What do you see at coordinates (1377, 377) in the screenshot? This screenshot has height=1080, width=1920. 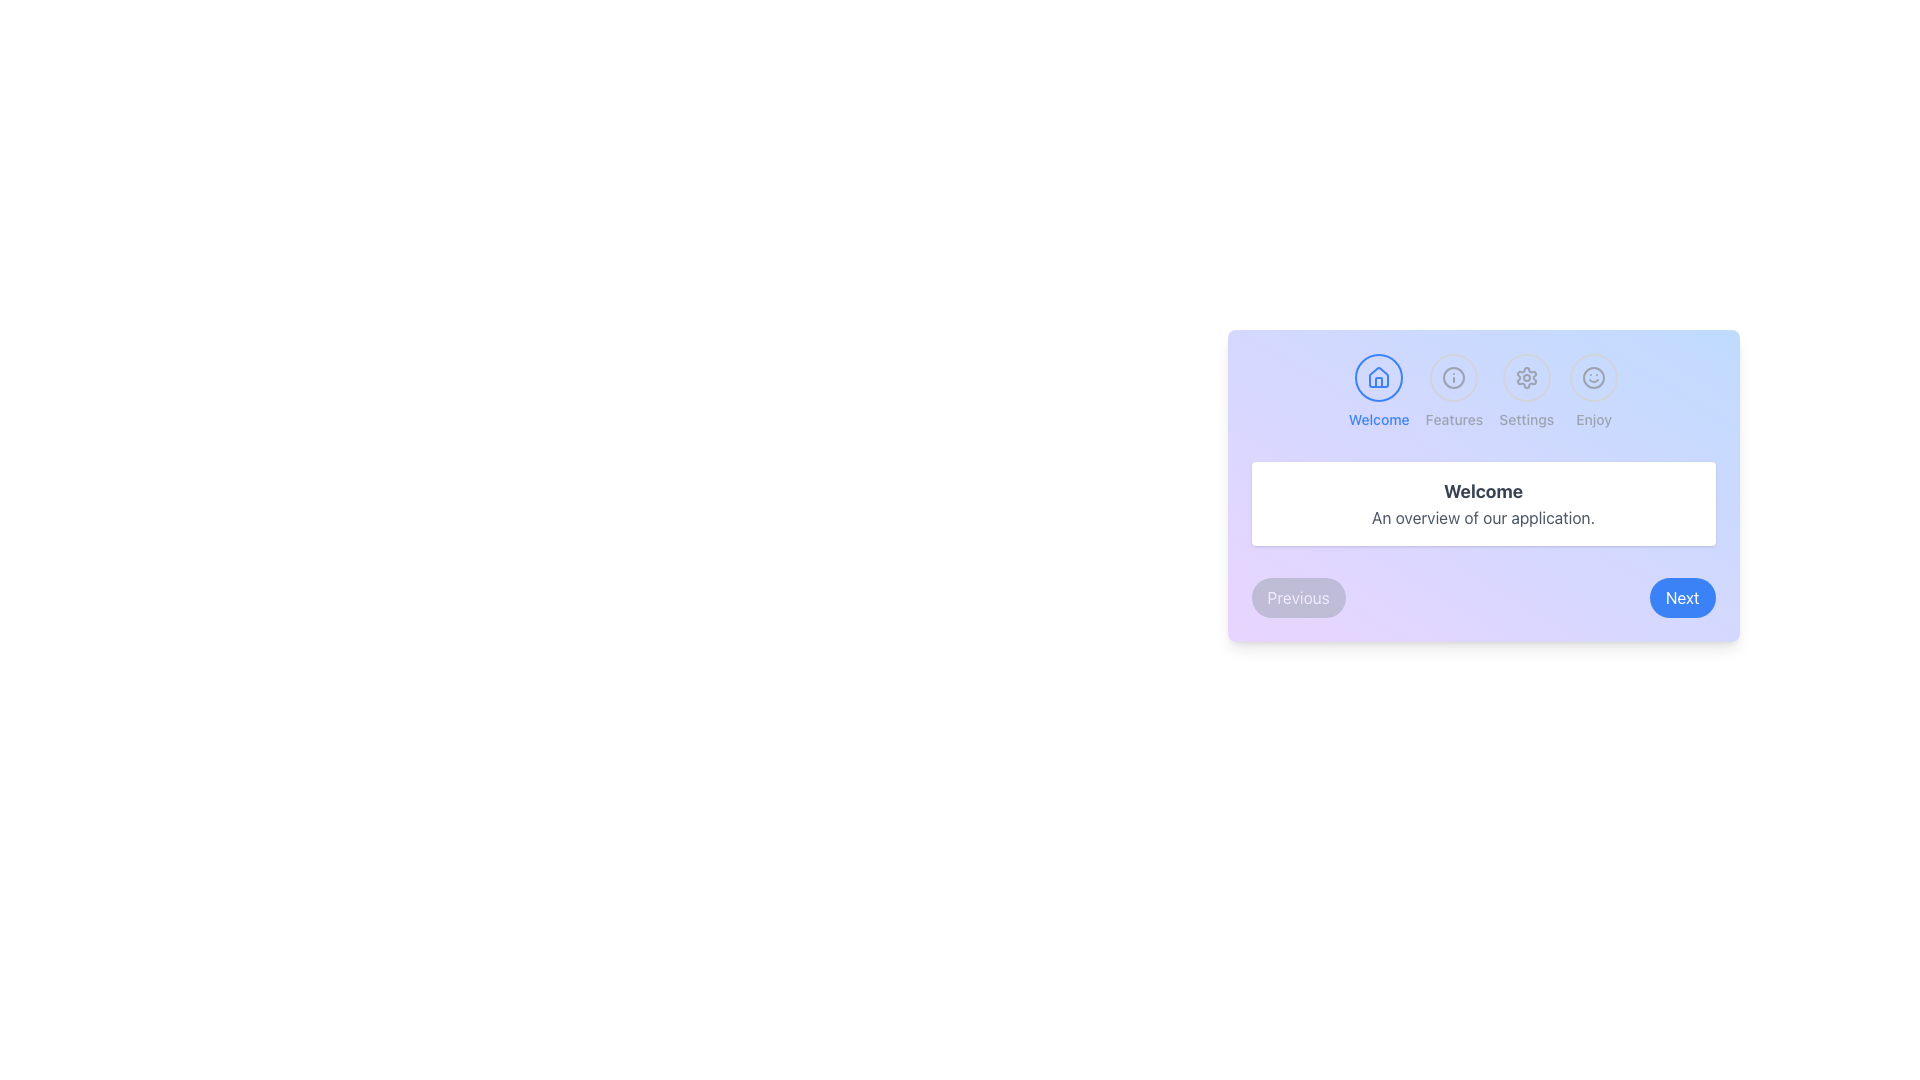 I see `the 'Home' icon located at the far-left of the navigation menu` at bounding box center [1377, 377].